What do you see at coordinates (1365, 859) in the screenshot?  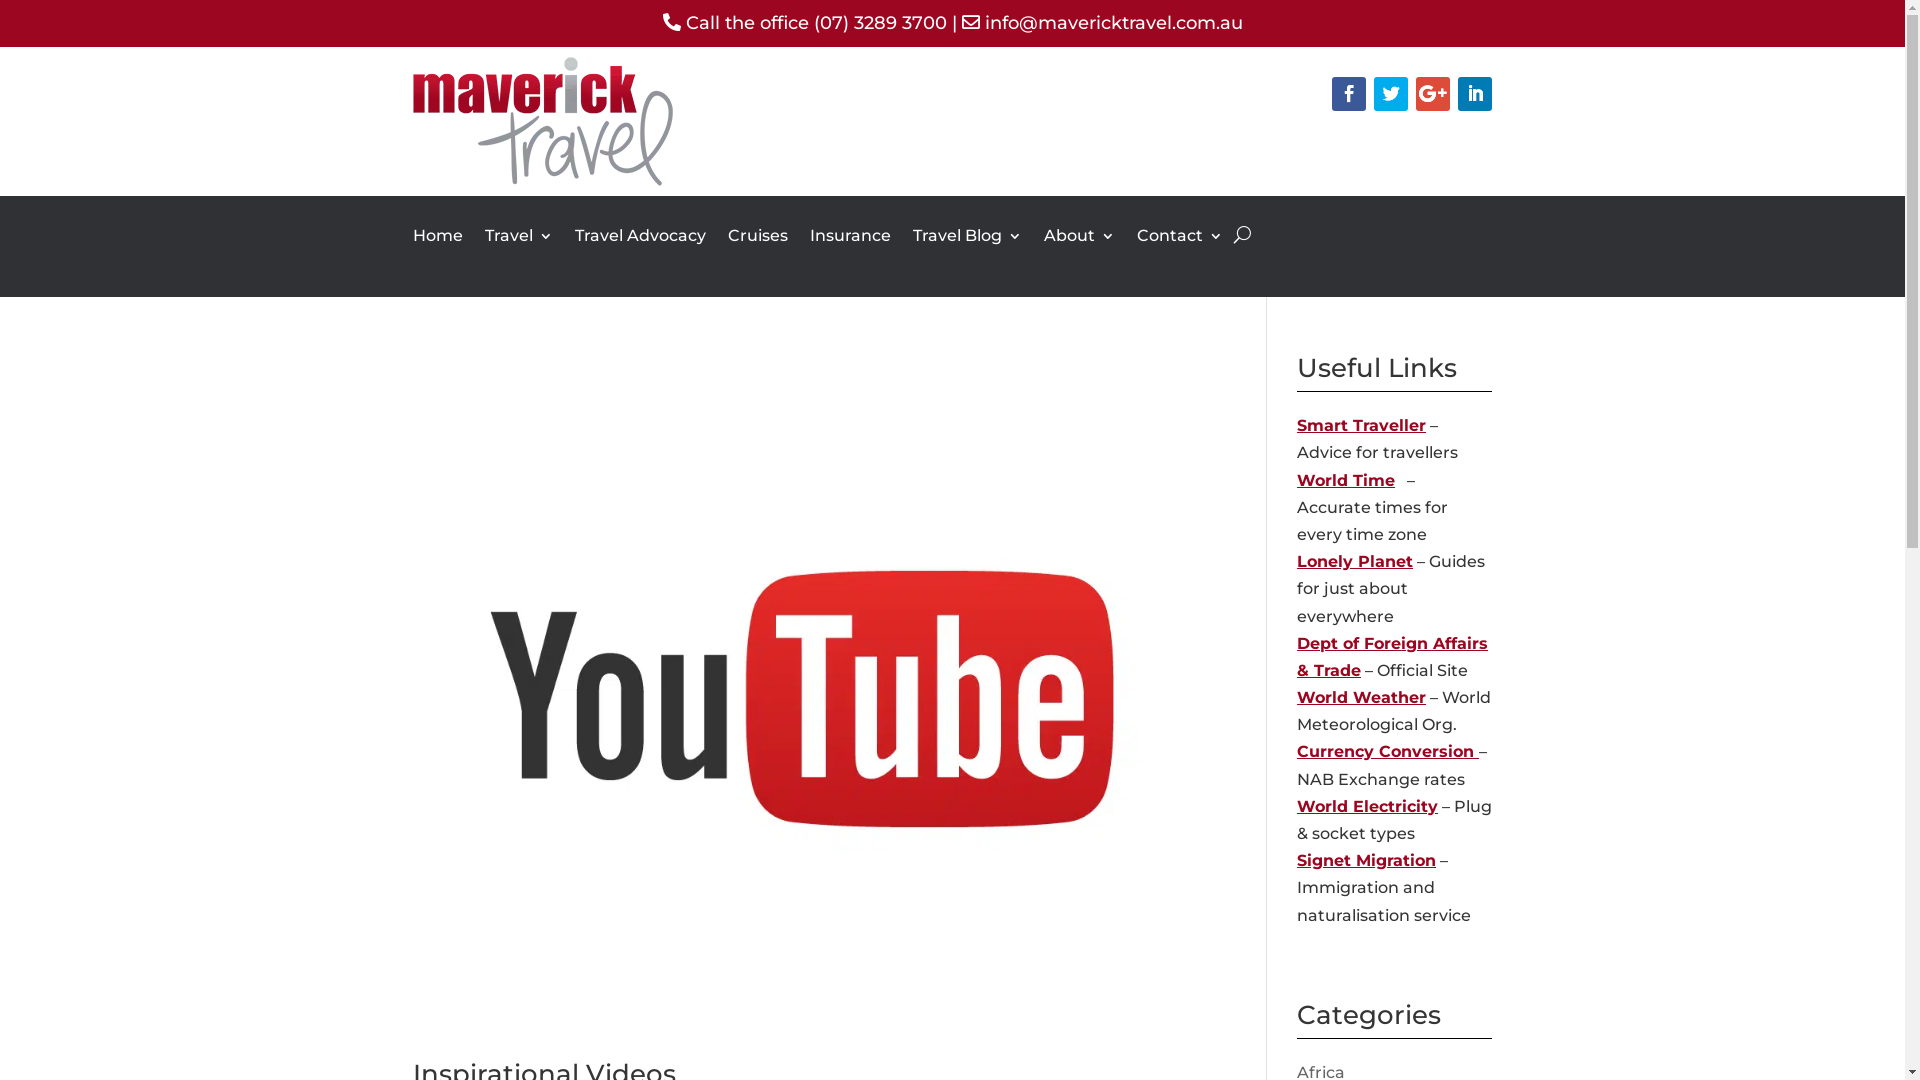 I see `'Signet Migration'` at bounding box center [1365, 859].